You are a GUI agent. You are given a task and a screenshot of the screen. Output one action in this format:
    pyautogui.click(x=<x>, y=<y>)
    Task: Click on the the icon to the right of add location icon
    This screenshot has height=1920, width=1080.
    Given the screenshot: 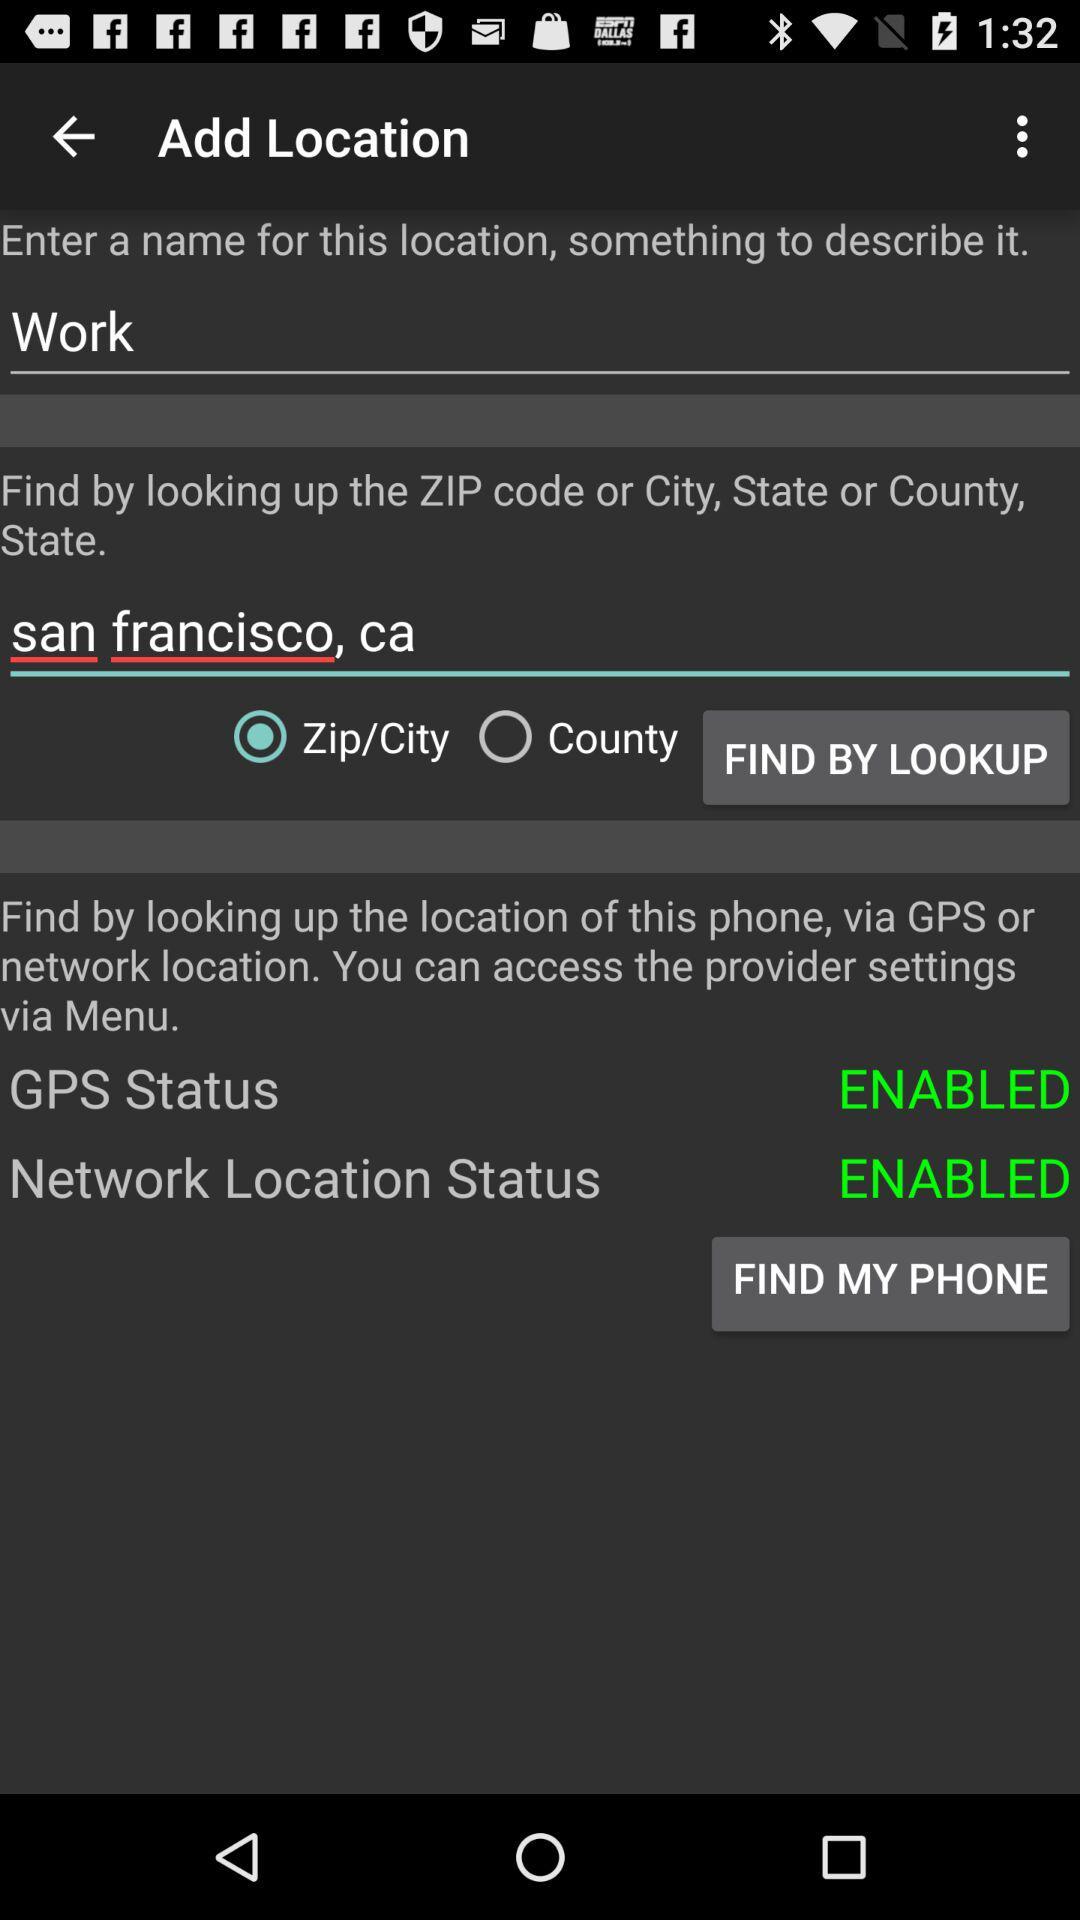 What is the action you would take?
    pyautogui.click(x=1027, y=135)
    